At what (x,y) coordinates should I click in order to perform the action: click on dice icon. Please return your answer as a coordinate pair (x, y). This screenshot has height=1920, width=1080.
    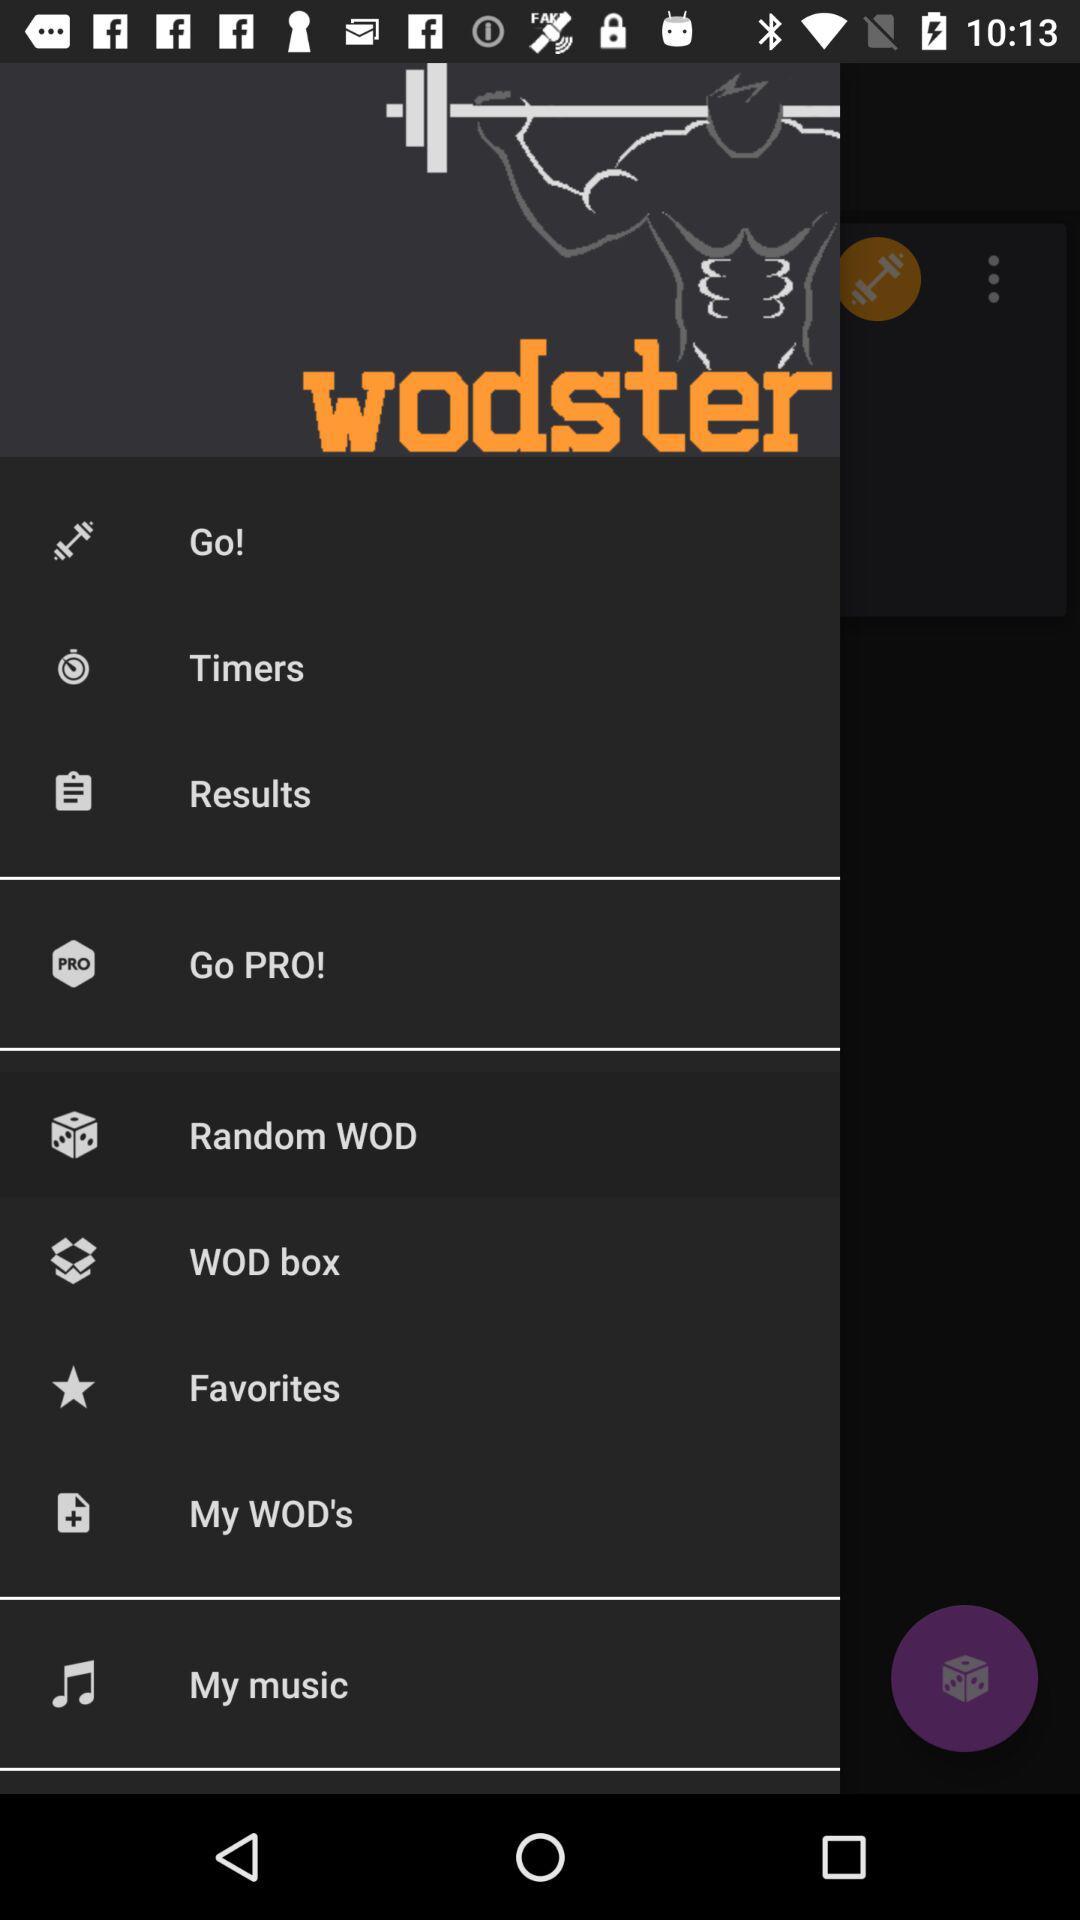
    Looking at the image, I should click on (963, 1678).